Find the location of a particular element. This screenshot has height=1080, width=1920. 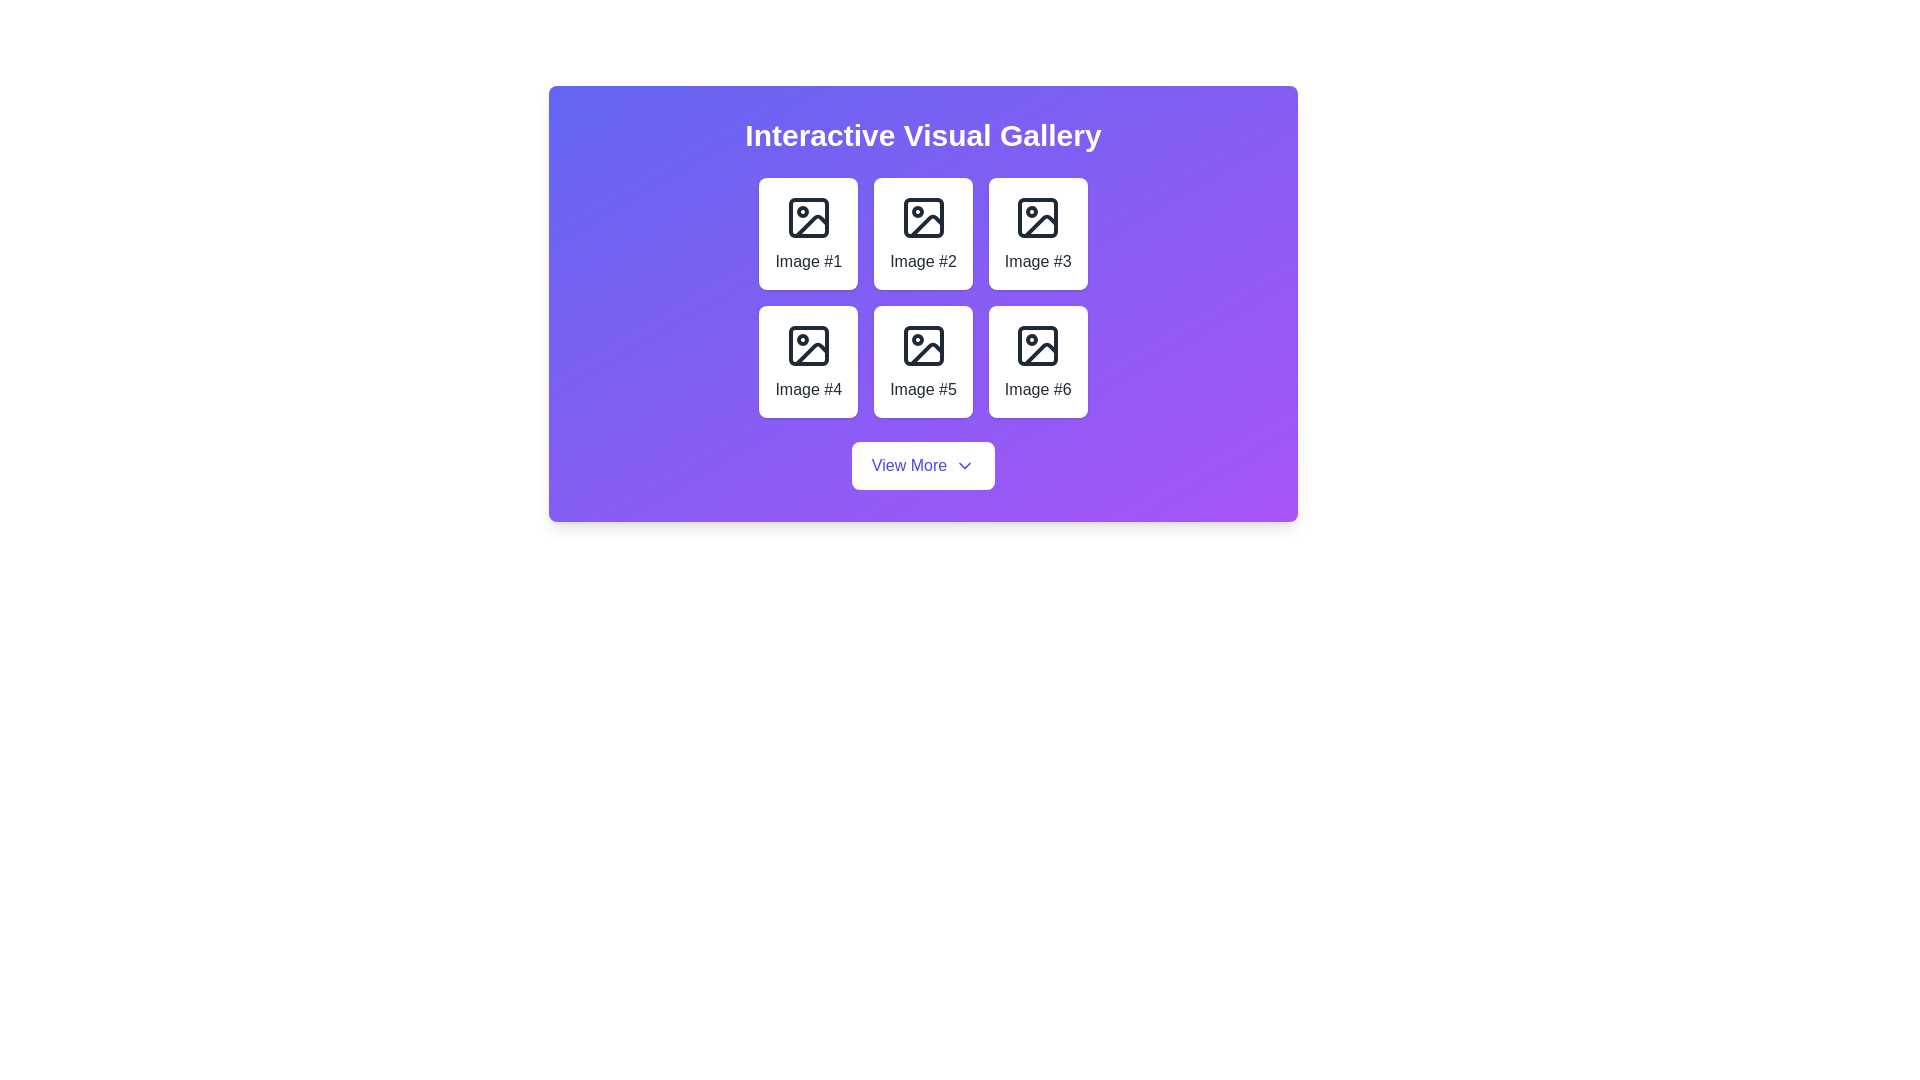

the Text label located in the first row and third column of the 2x3 grid layout, which provides descriptive text for an image in a visual gallery is located at coordinates (1038, 261).